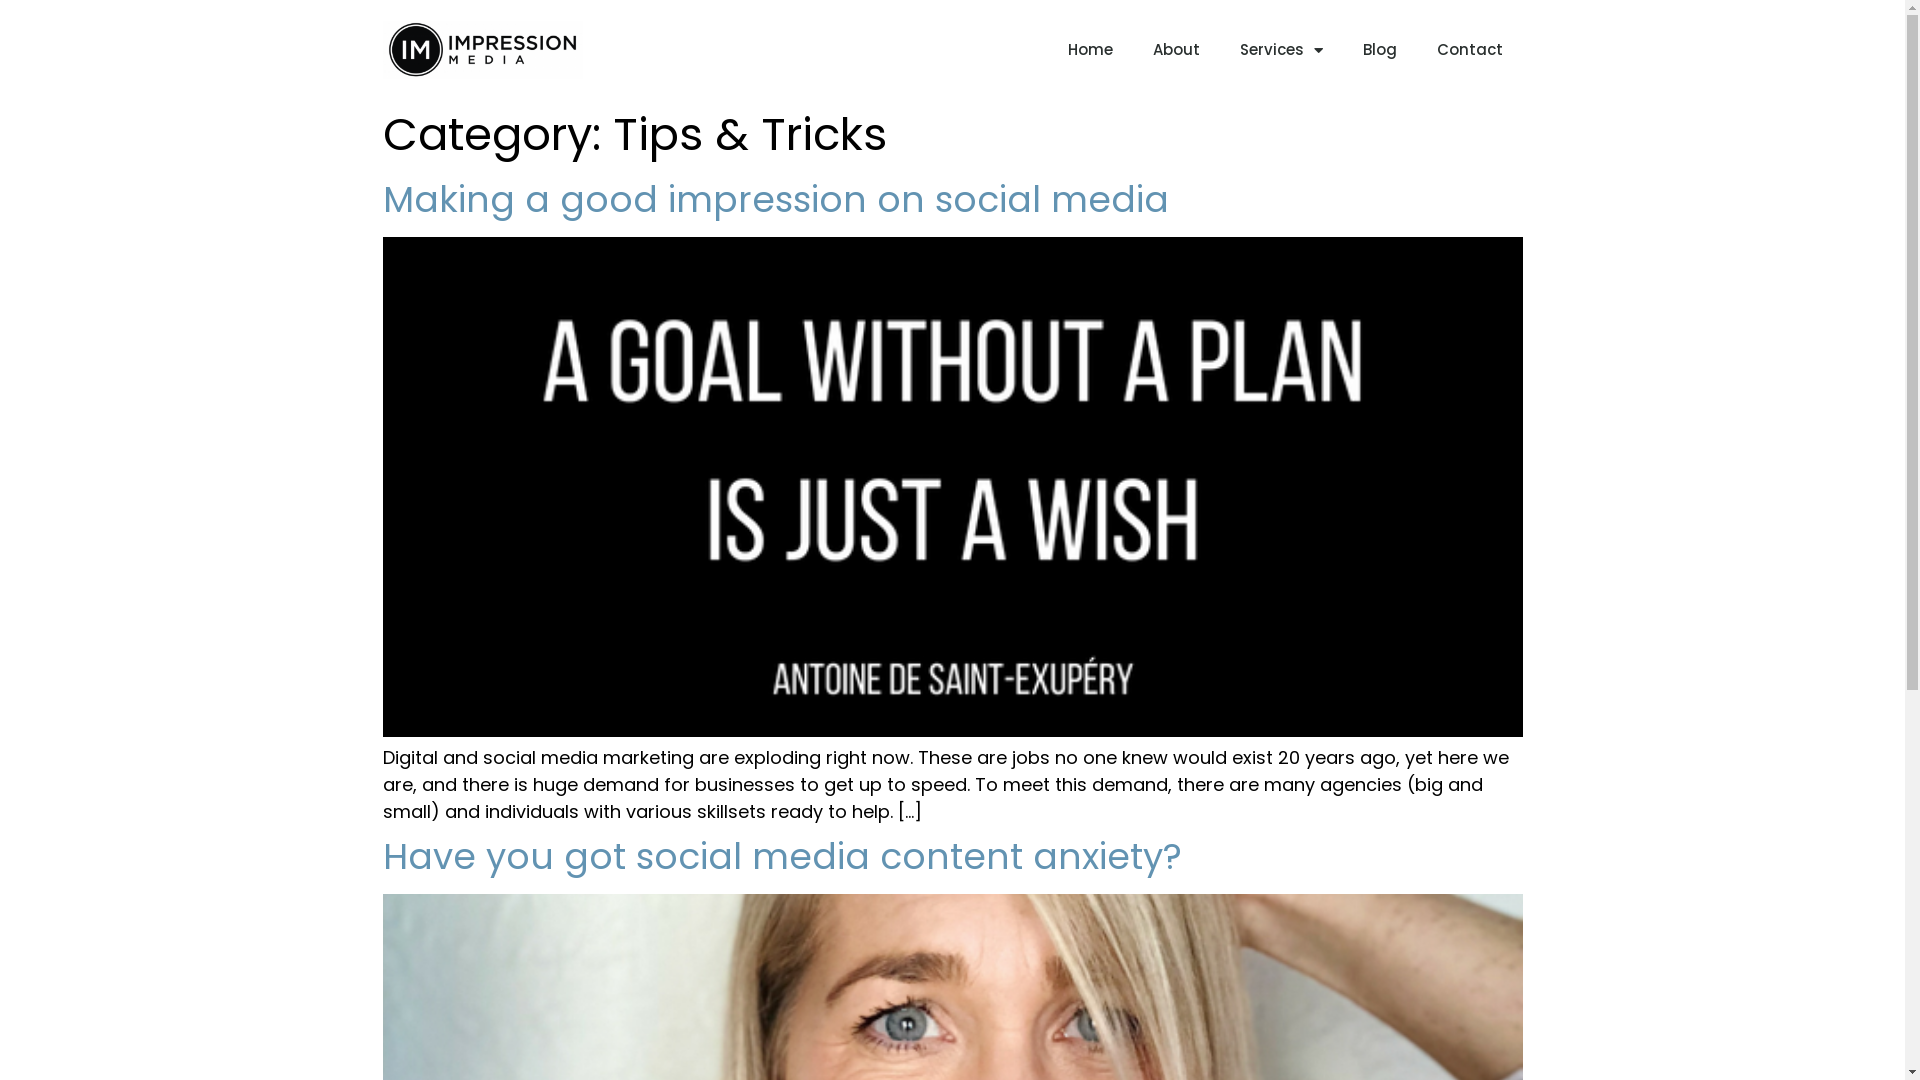 The image size is (1920, 1080). I want to click on 'Contact', so click(1468, 49).